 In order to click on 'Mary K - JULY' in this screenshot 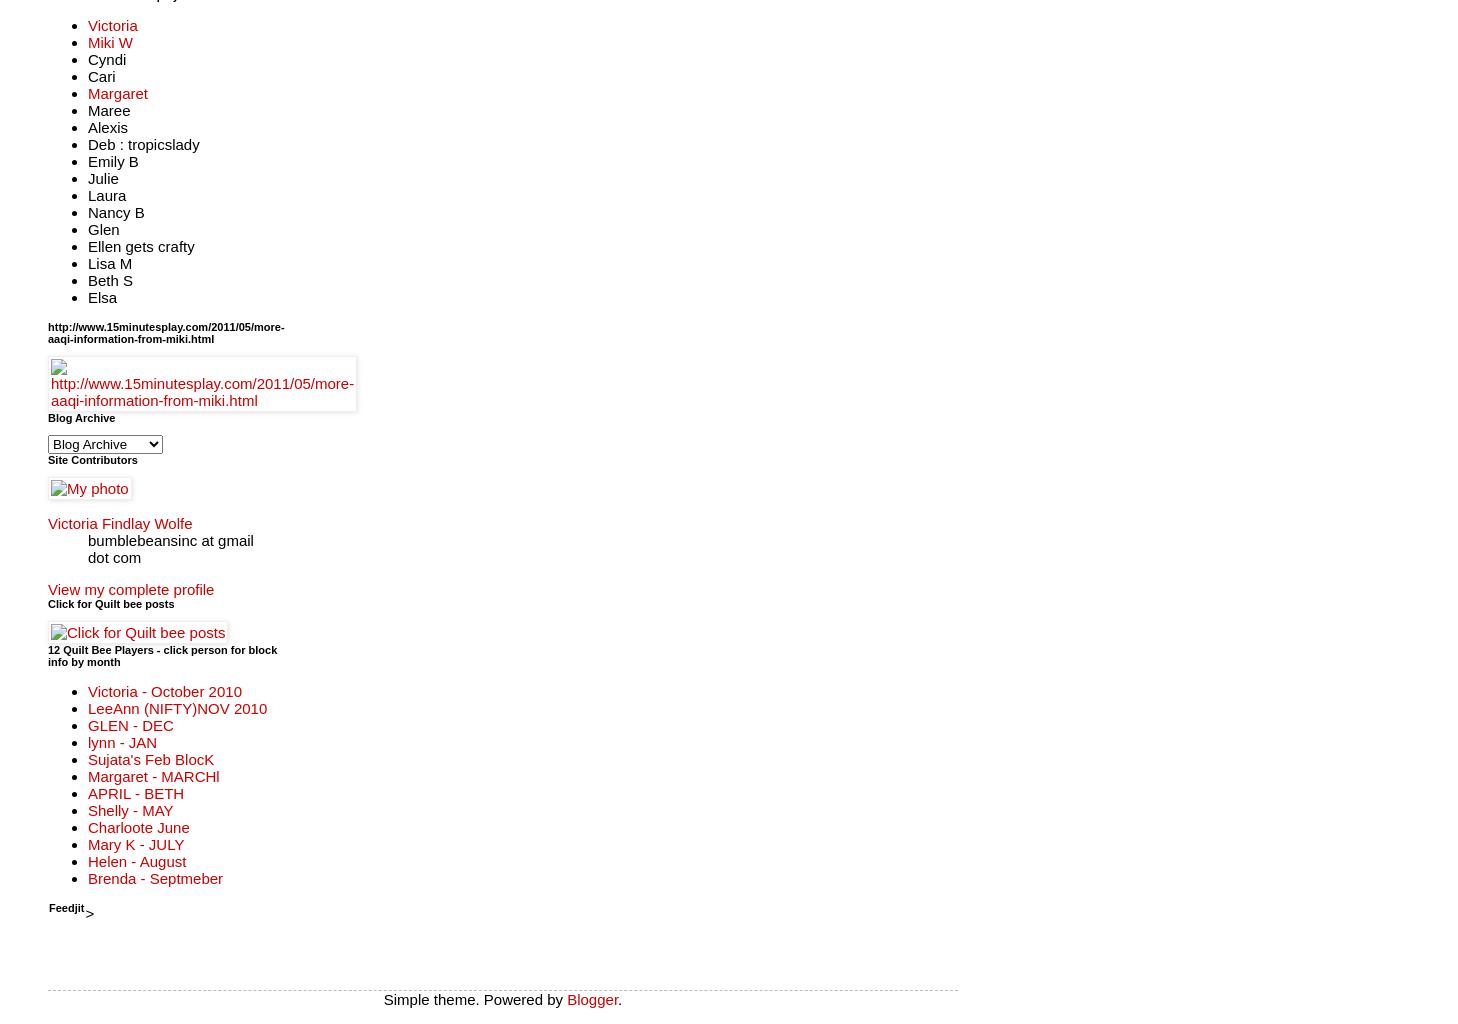, I will do `click(135, 842)`.